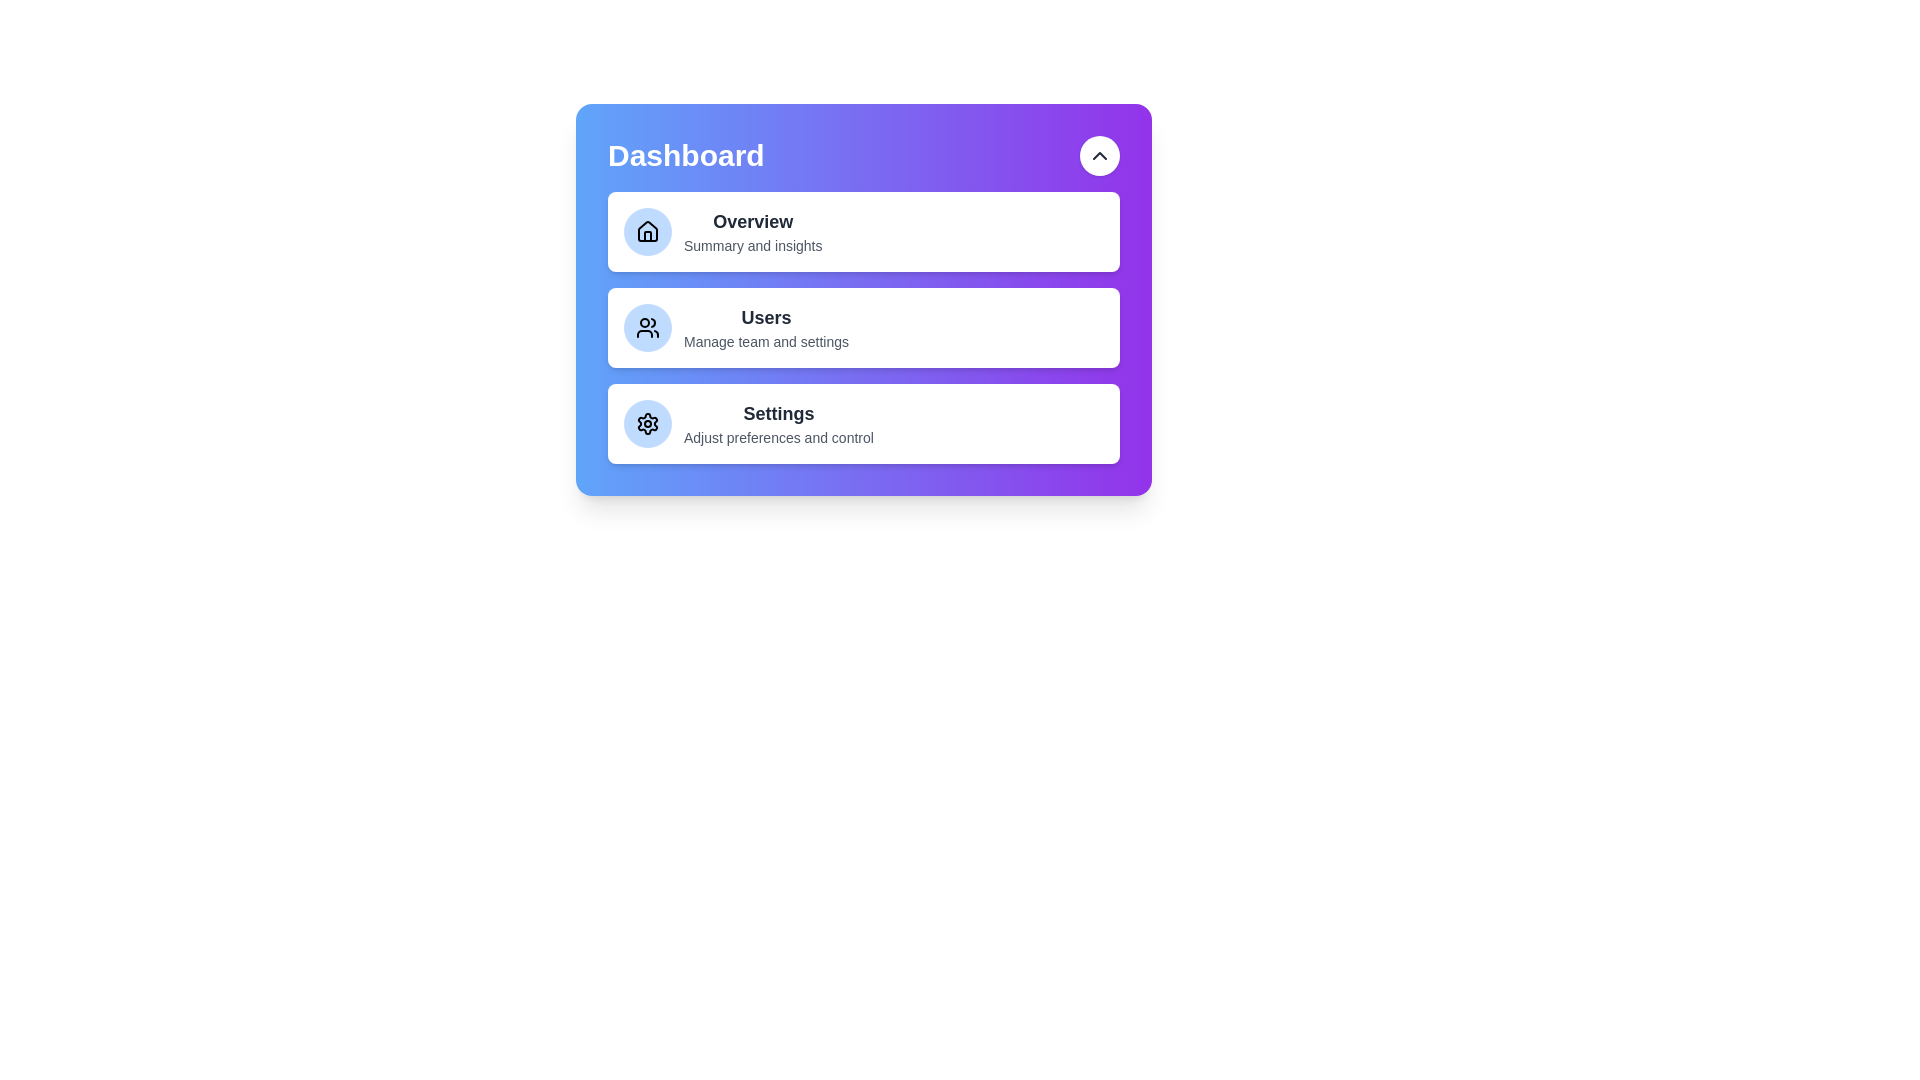 The height and width of the screenshot is (1080, 1920). I want to click on the icon of the menu item labeled Overview, so click(648, 230).